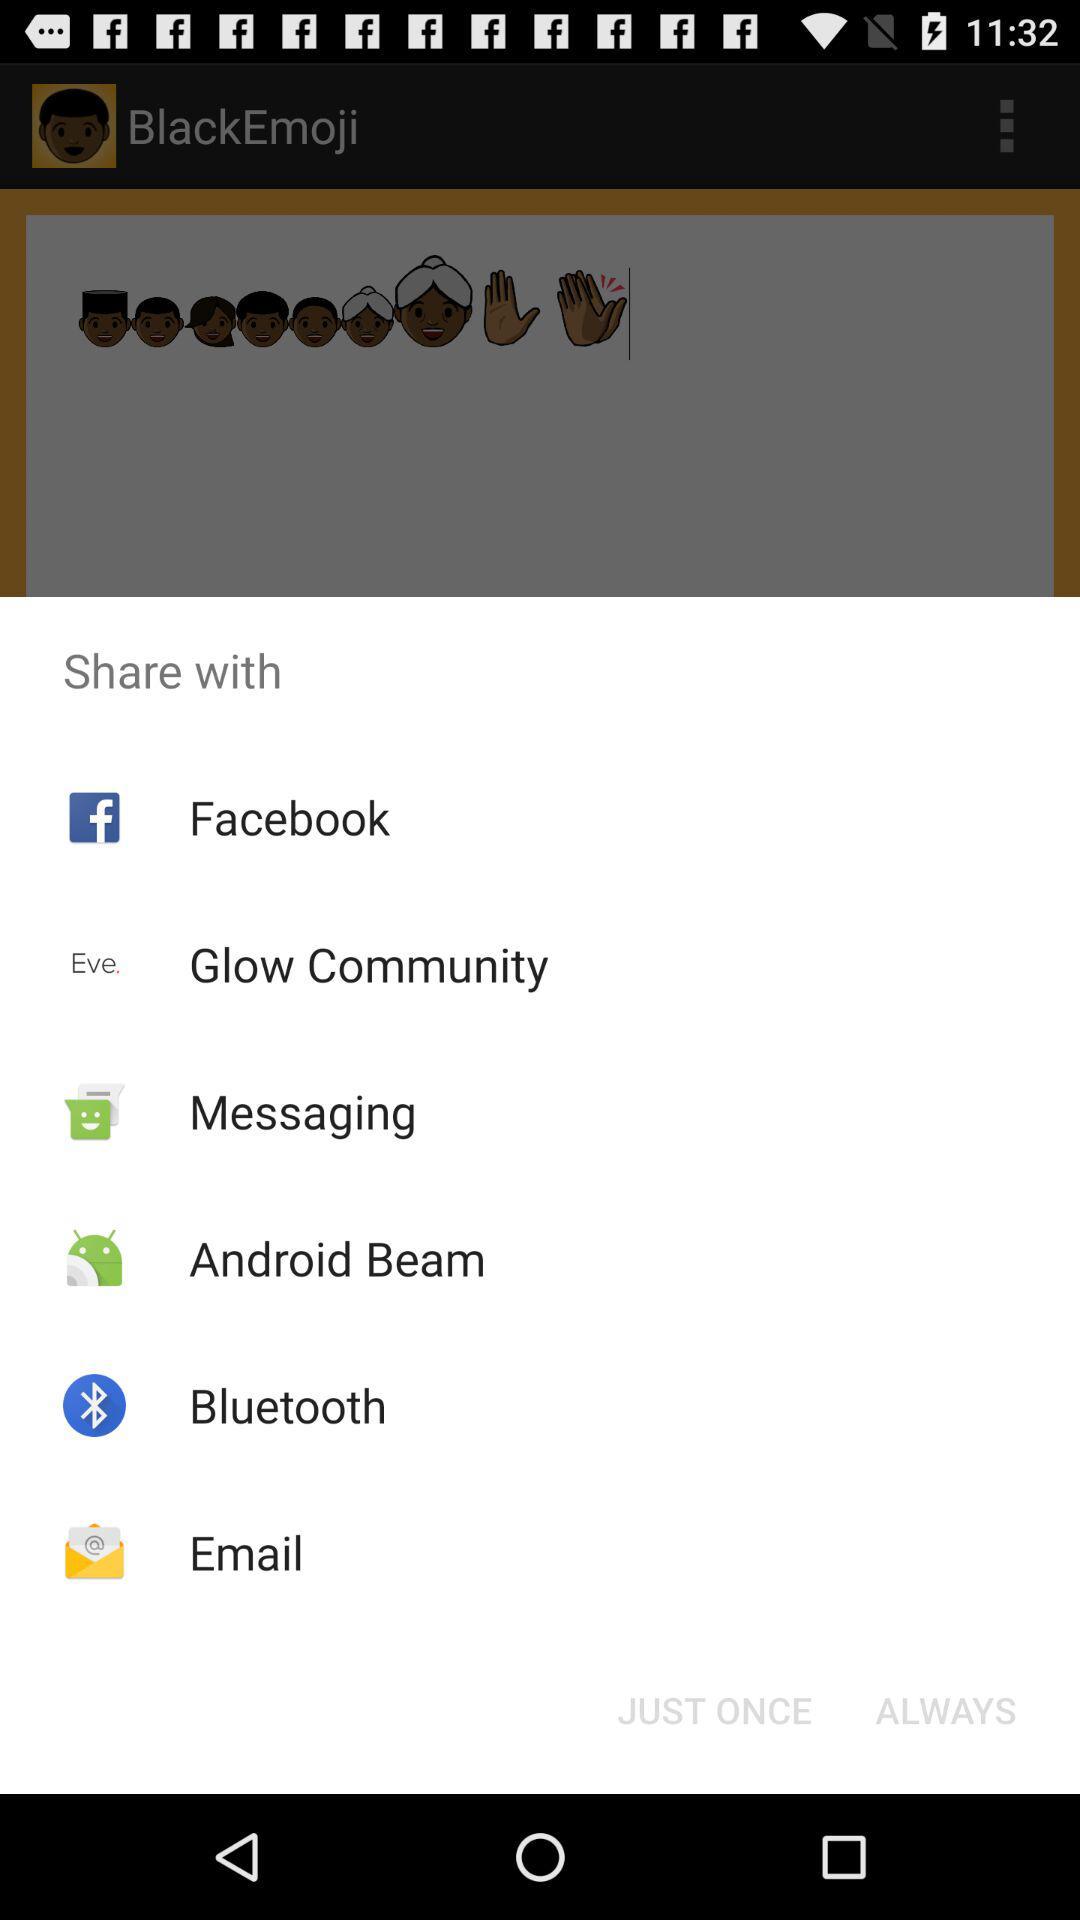 The image size is (1080, 1920). I want to click on always, so click(945, 1708).